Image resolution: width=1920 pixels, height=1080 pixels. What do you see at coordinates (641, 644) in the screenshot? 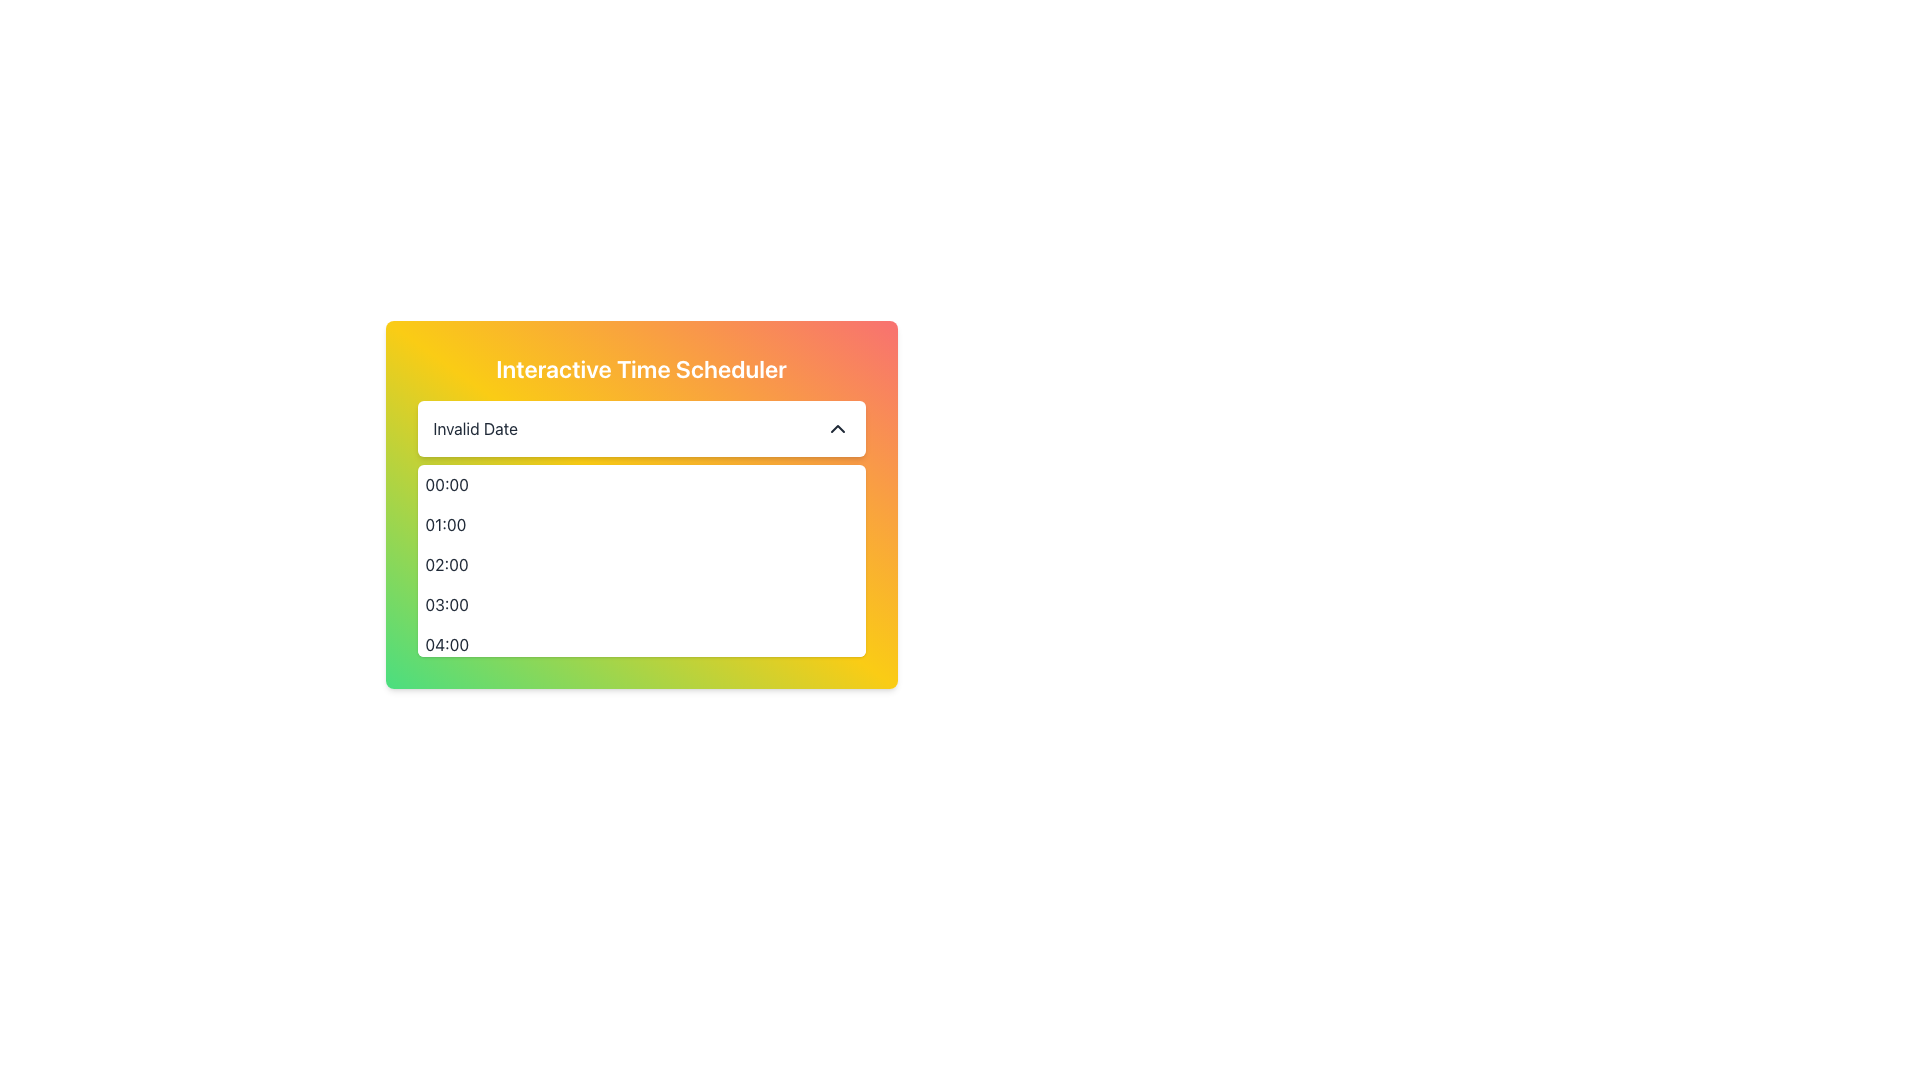
I see `the list item representing the time option '04:00' within the dropdown menu` at bounding box center [641, 644].